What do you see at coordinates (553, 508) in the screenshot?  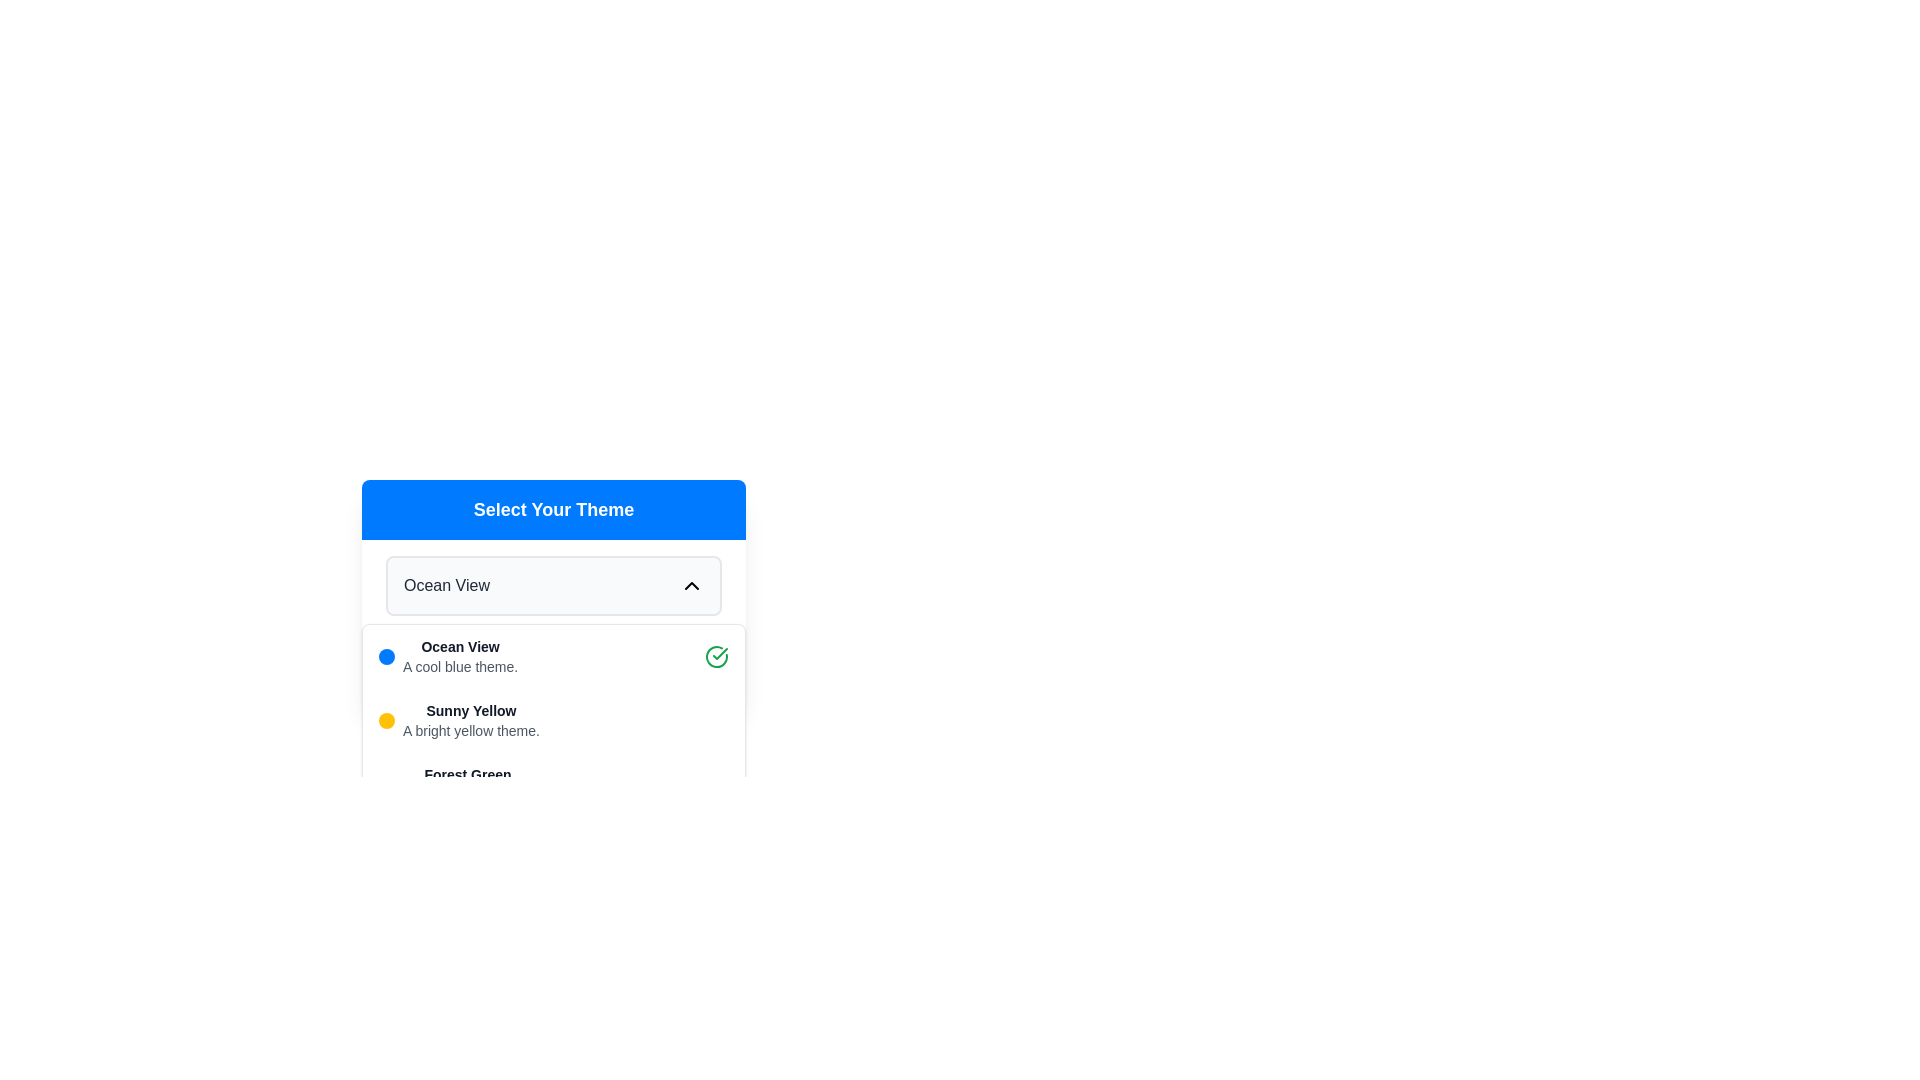 I see `the header element that serves as a title for the section, located centrally at the top with a blue background, immediately above the 'Ocean View' dropdown` at bounding box center [553, 508].